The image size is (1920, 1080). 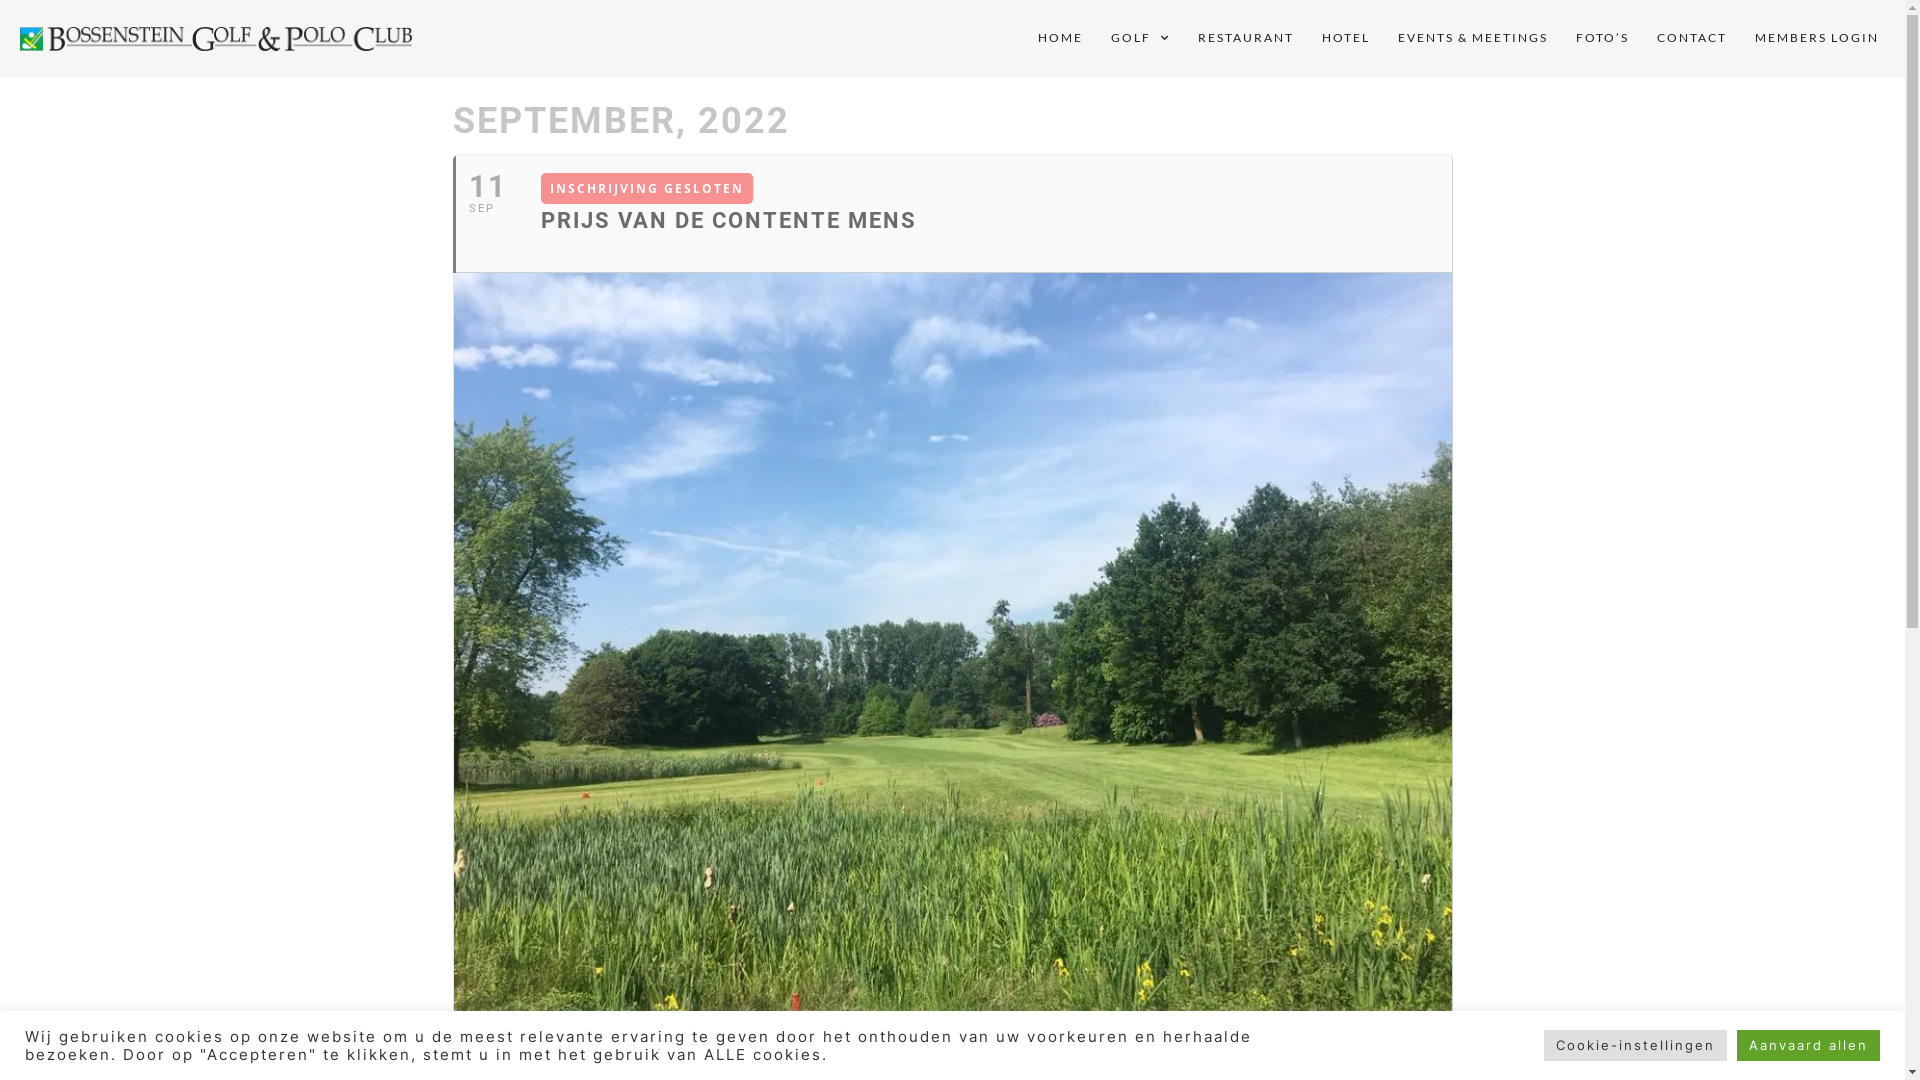 What do you see at coordinates (1690, 38) in the screenshot?
I see `'CONTACT'` at bounding box center [1690, 38].